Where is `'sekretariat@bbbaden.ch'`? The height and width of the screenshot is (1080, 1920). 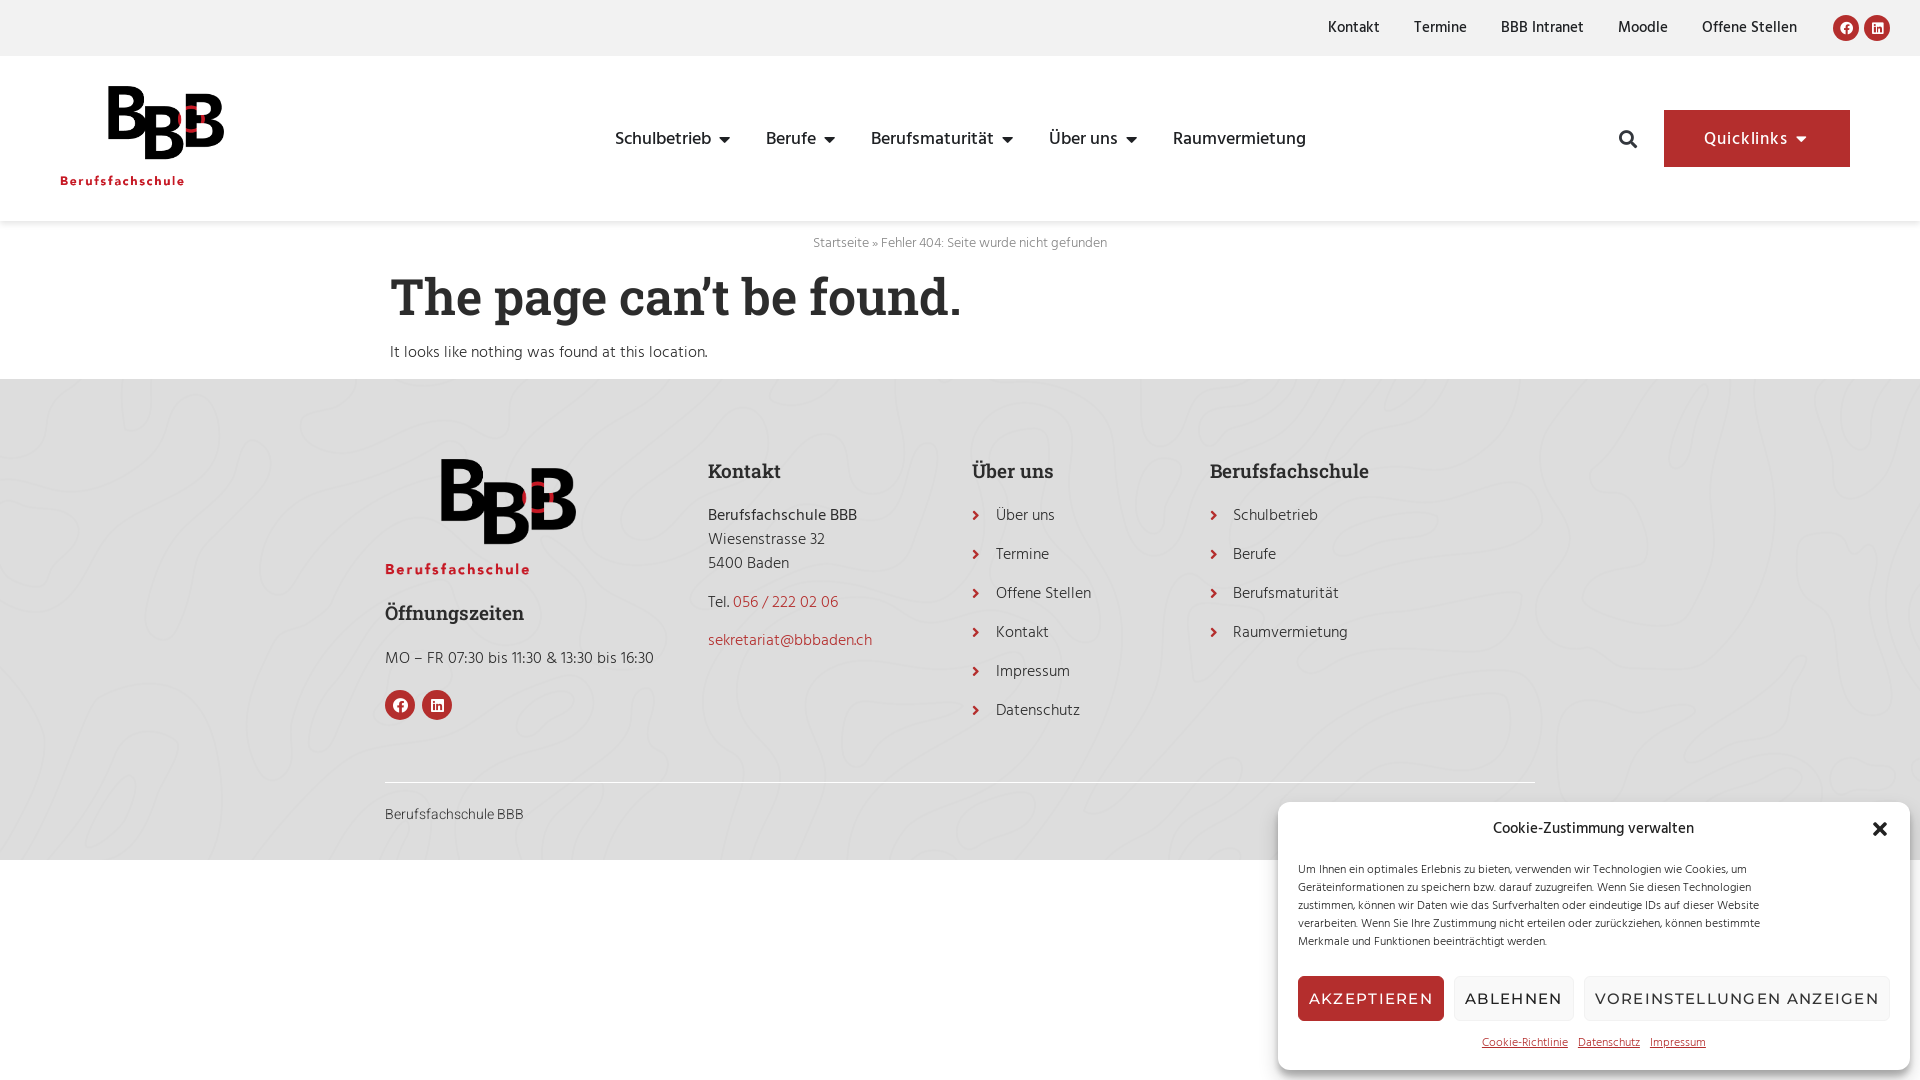
'sekretariat@bbbaden.ch' is located at coordinates (789, 640).